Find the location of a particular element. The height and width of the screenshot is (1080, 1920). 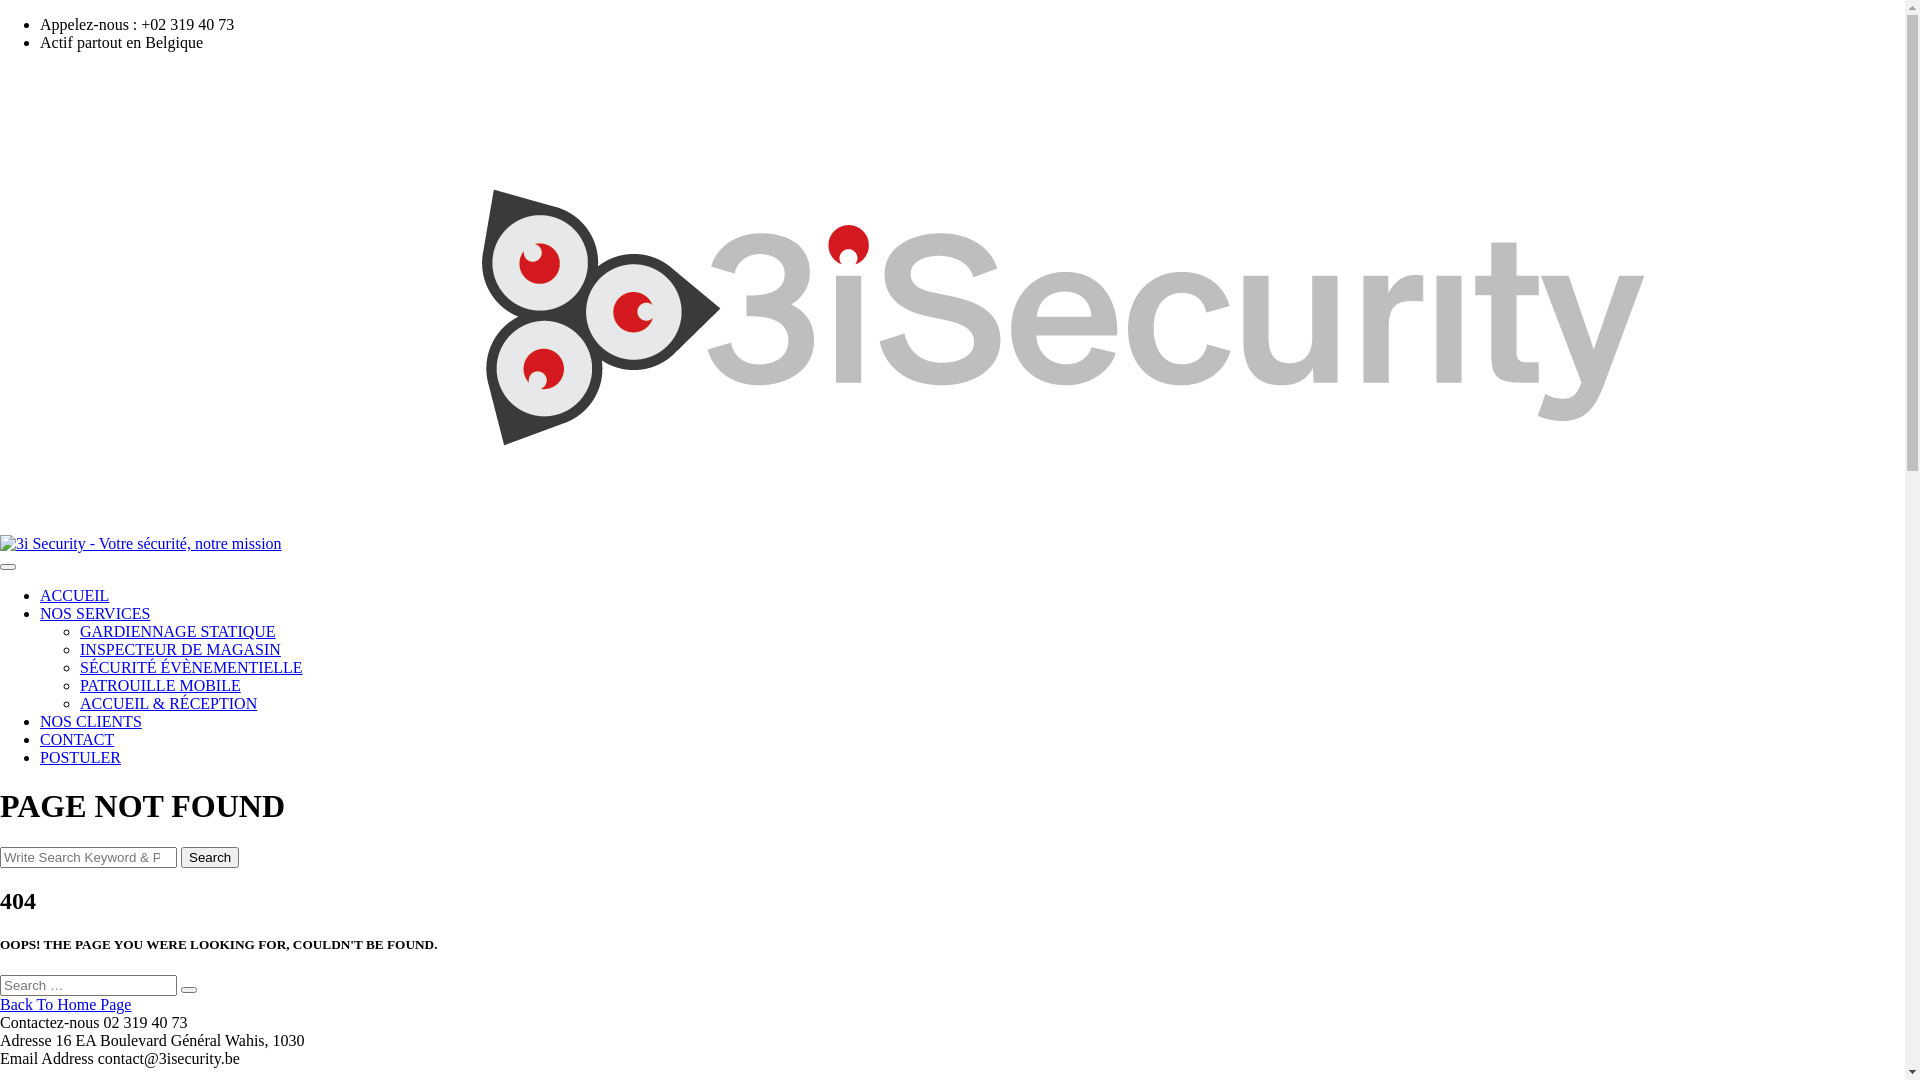

'Search' is located at coordinates (188, 990).